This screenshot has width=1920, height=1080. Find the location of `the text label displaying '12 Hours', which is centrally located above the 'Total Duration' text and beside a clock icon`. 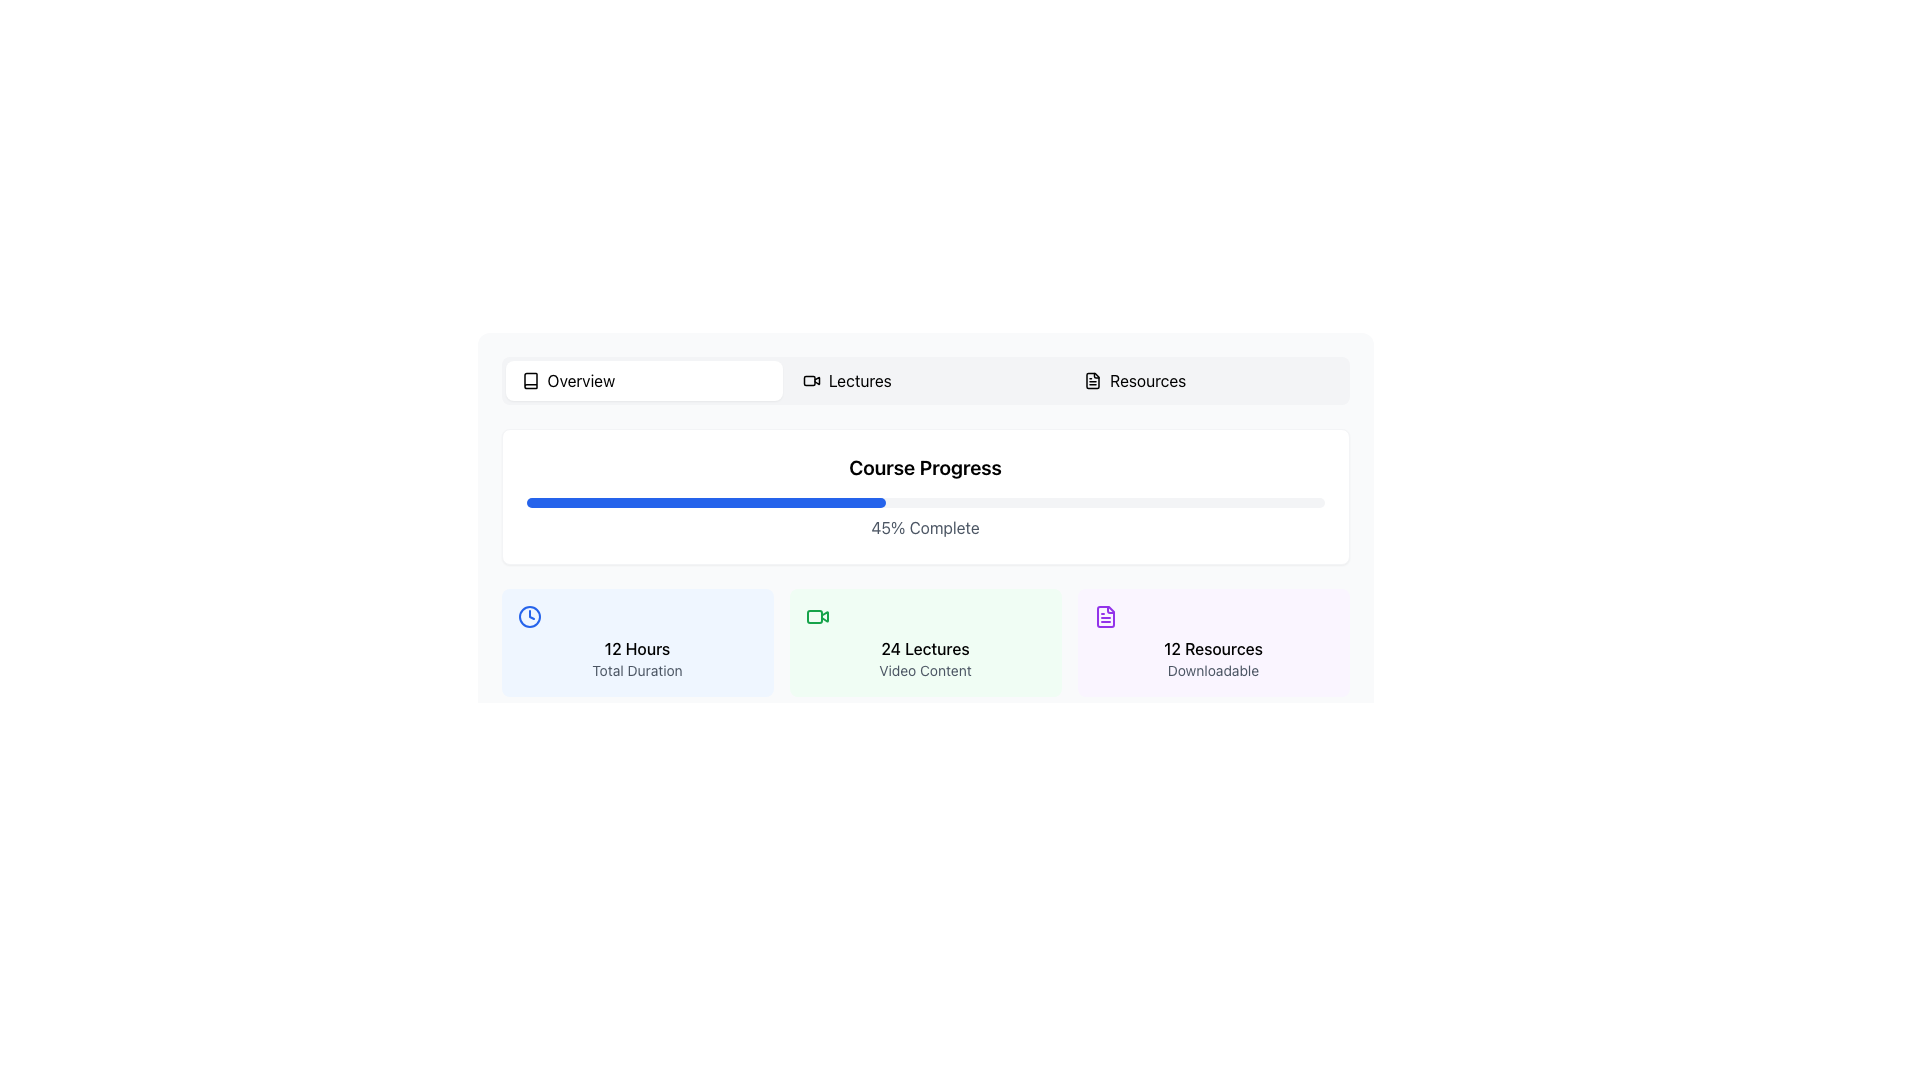

the text label displaying '12 Hours', which is centrally located above the 'Total Duration' text and beside a clock icon is located at coordinates (636, 648).